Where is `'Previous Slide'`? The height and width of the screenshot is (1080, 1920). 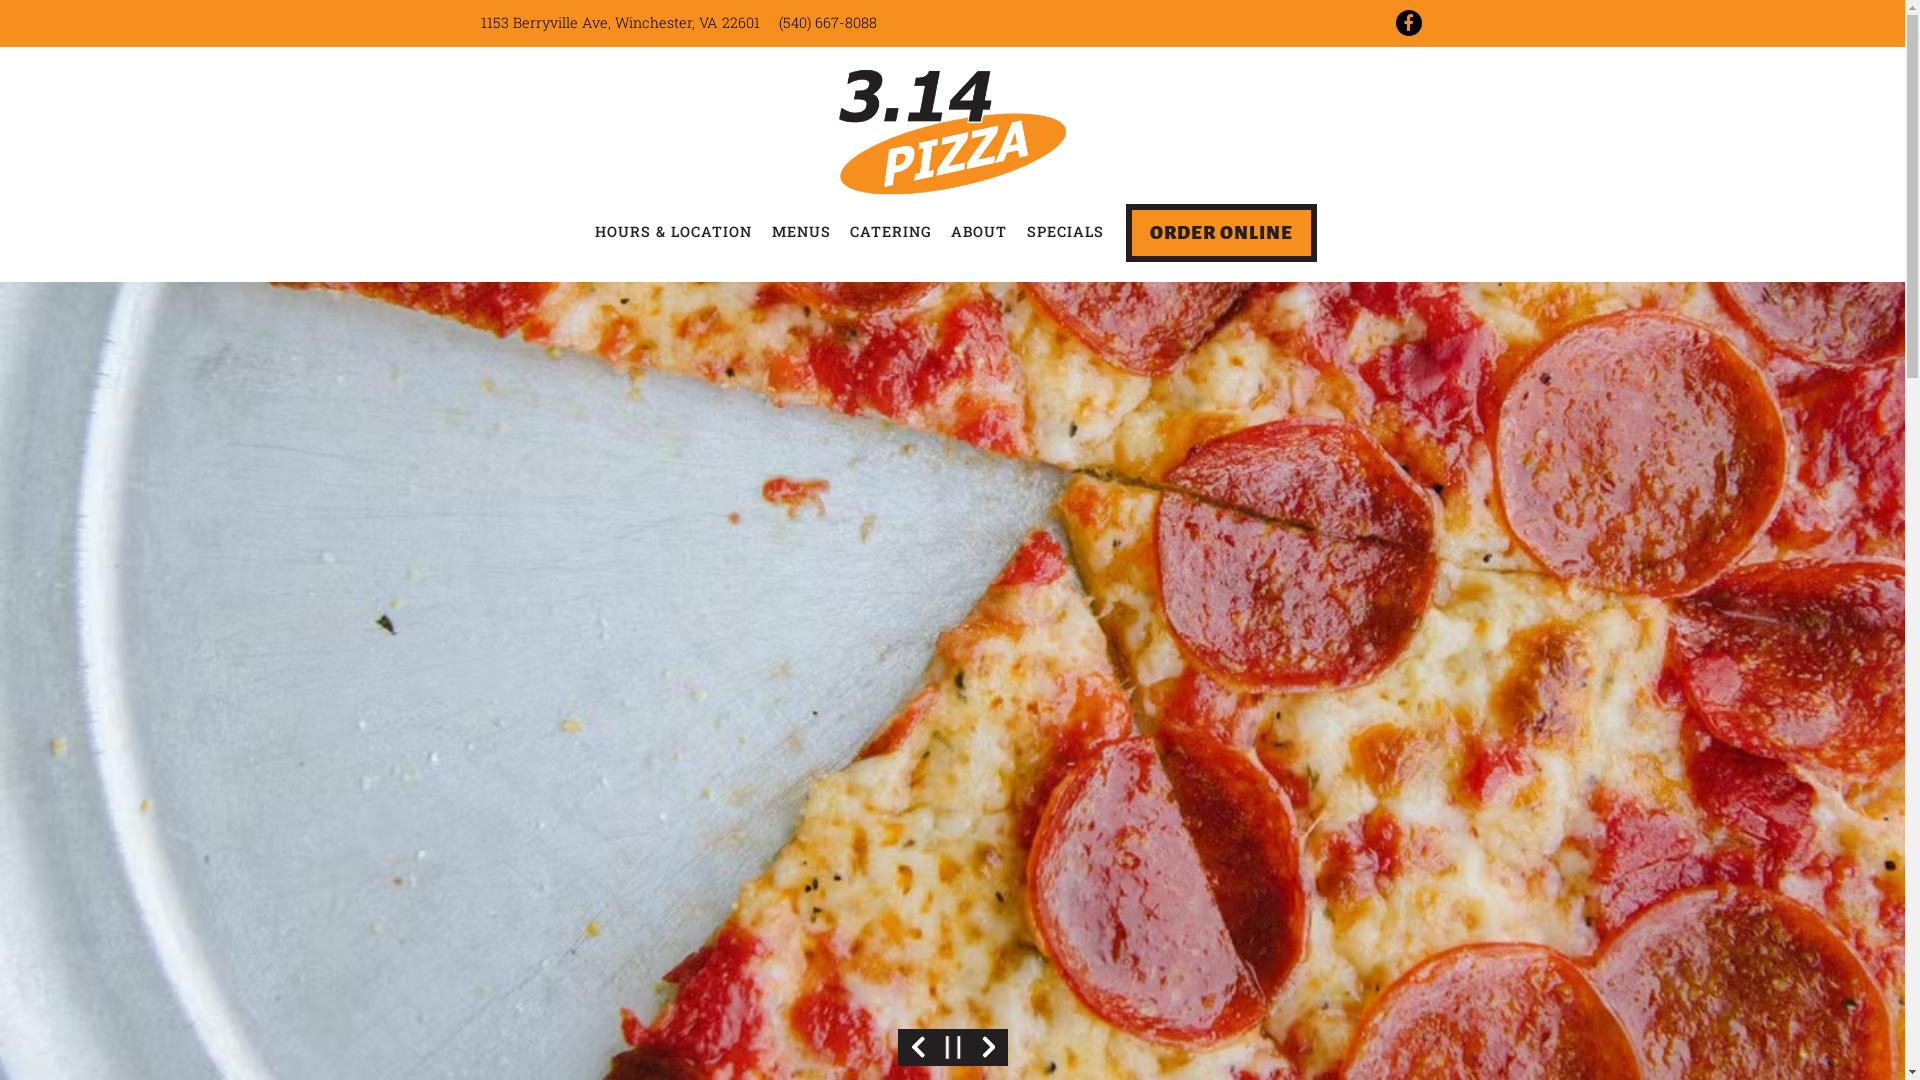
'Previous Slide' is located at coordinates (916, 1046).